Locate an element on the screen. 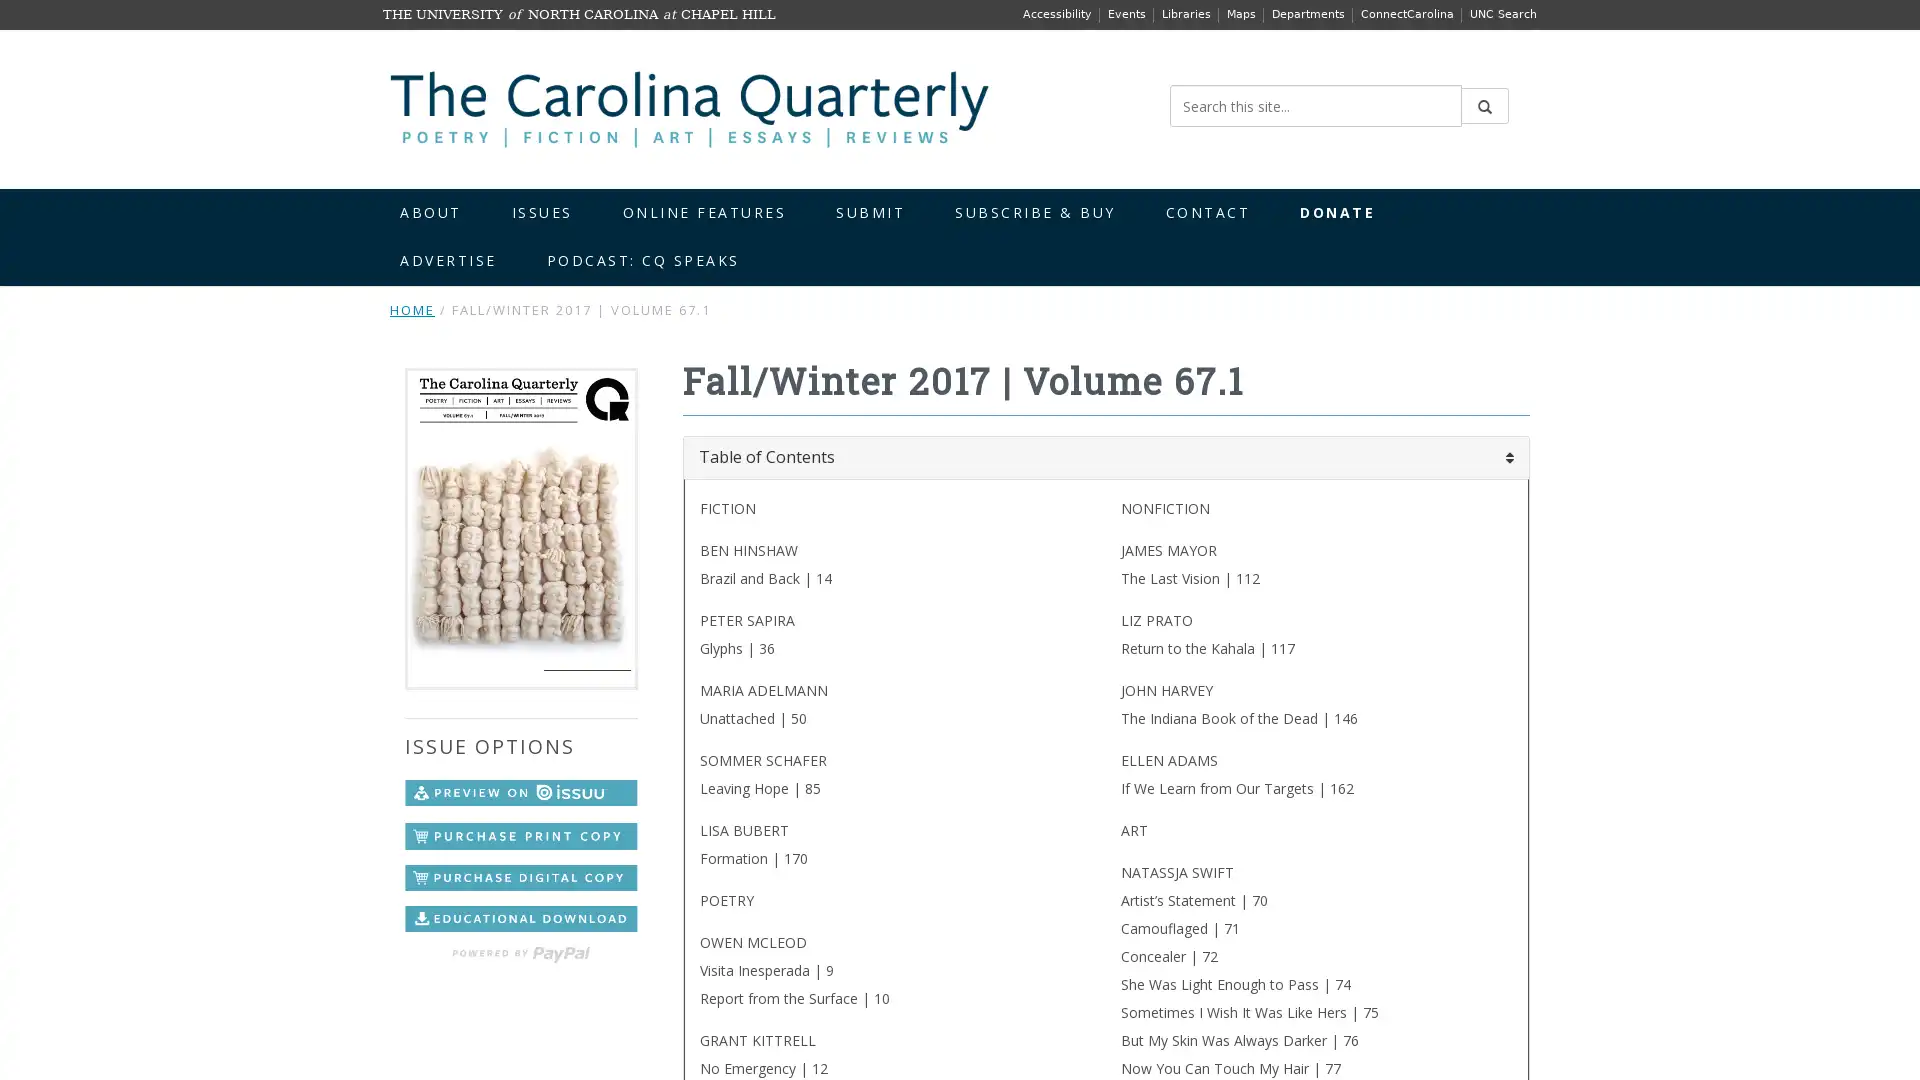 Image resolution: width=1920 pixels, height=1080 pixels. Submit Search is located at coordinates (1484, 105).